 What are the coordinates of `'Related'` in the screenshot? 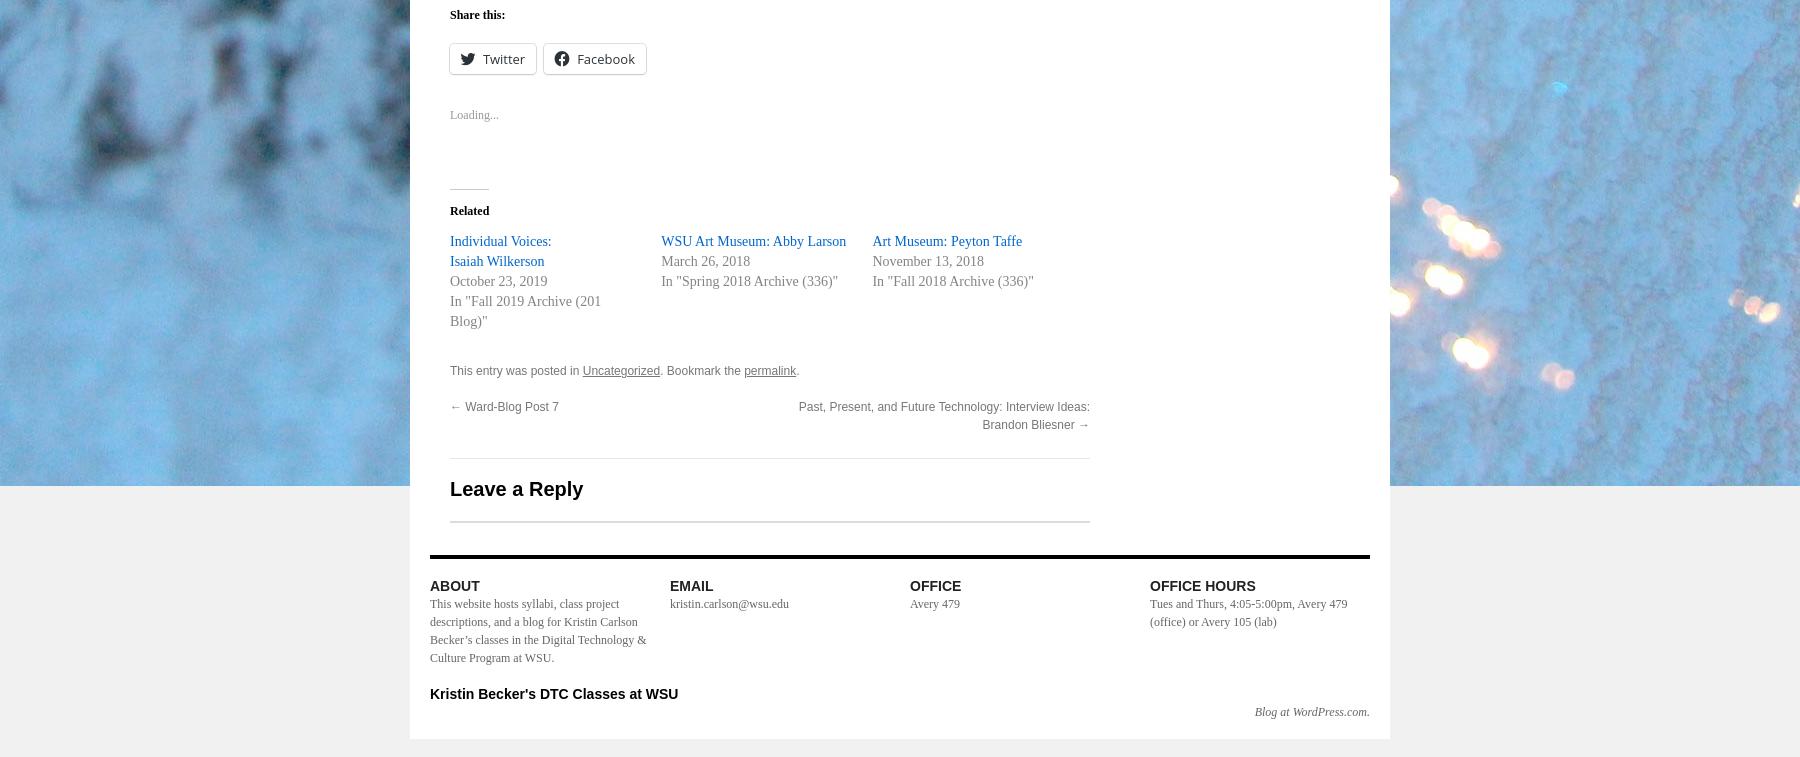 It's located at (468, 209).